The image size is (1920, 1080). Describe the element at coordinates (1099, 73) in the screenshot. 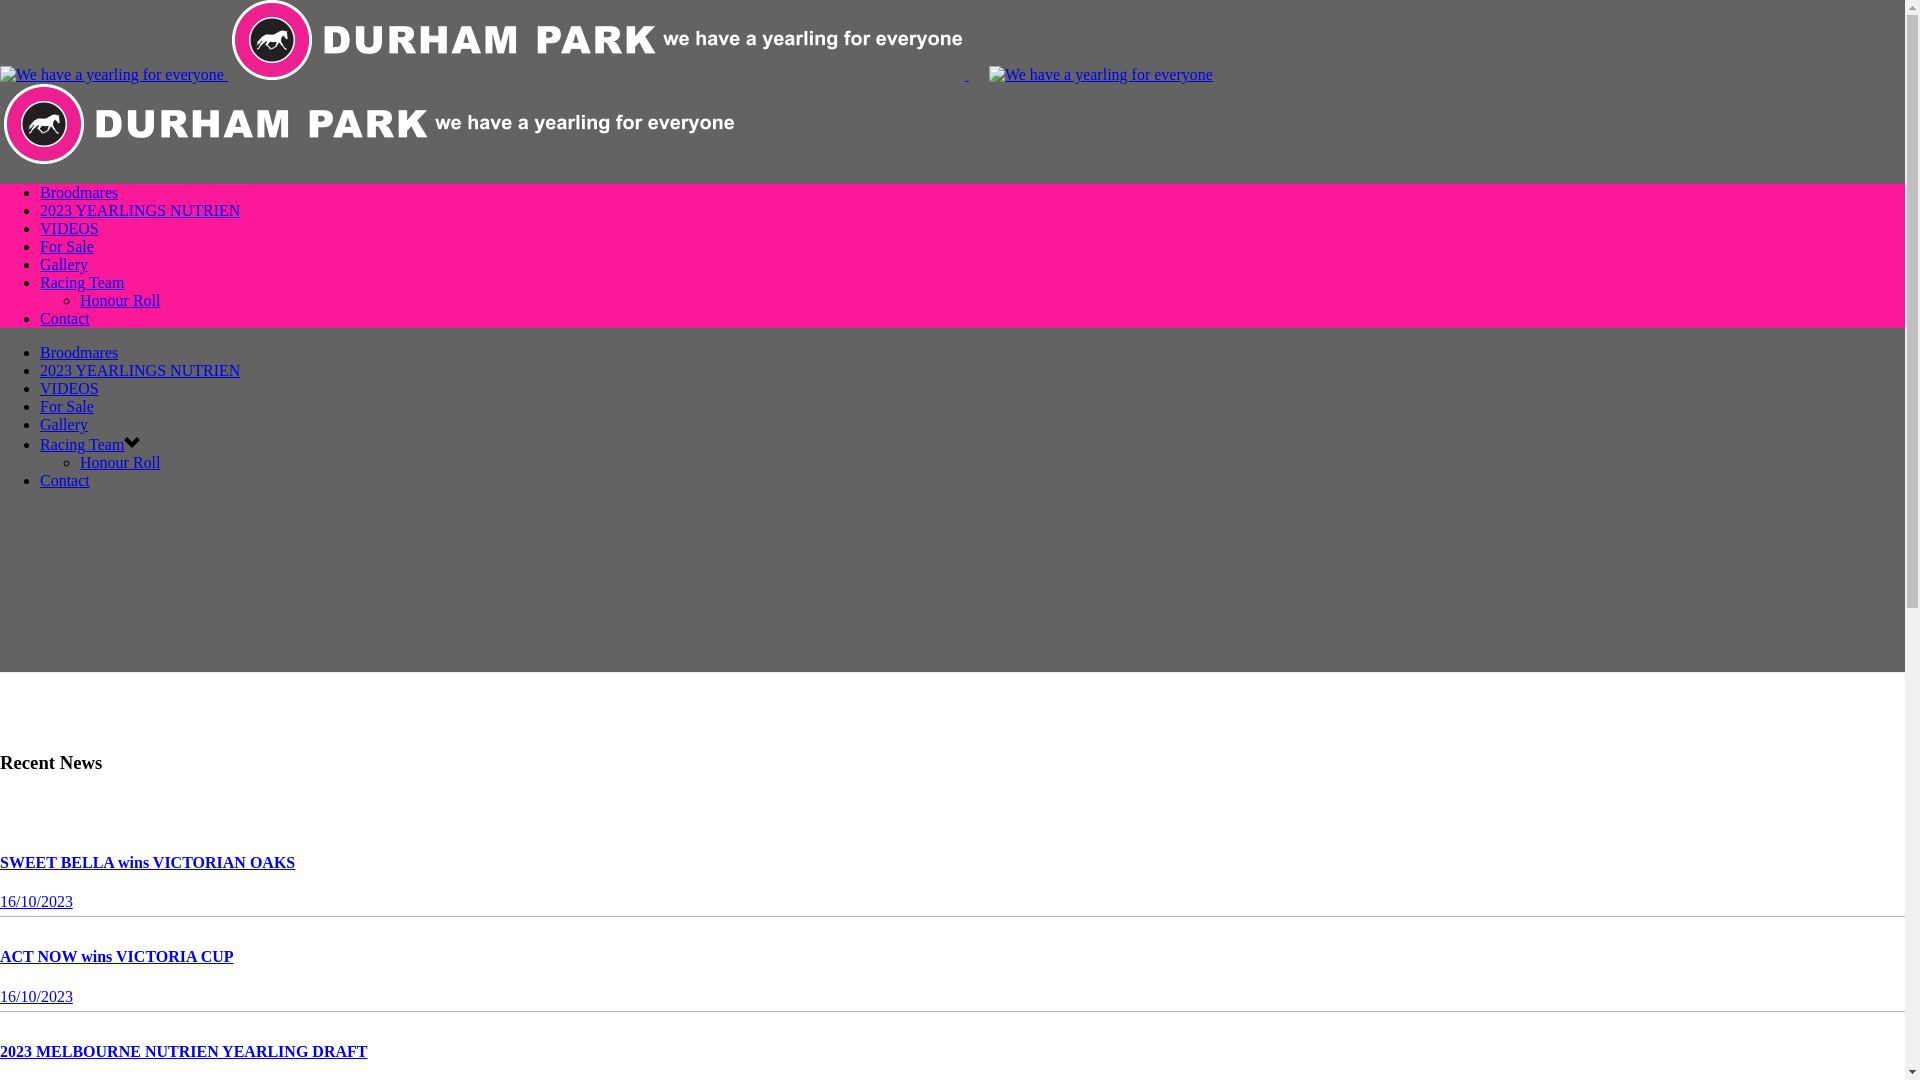

I see `'We have a yearling for everyone'` at that location.